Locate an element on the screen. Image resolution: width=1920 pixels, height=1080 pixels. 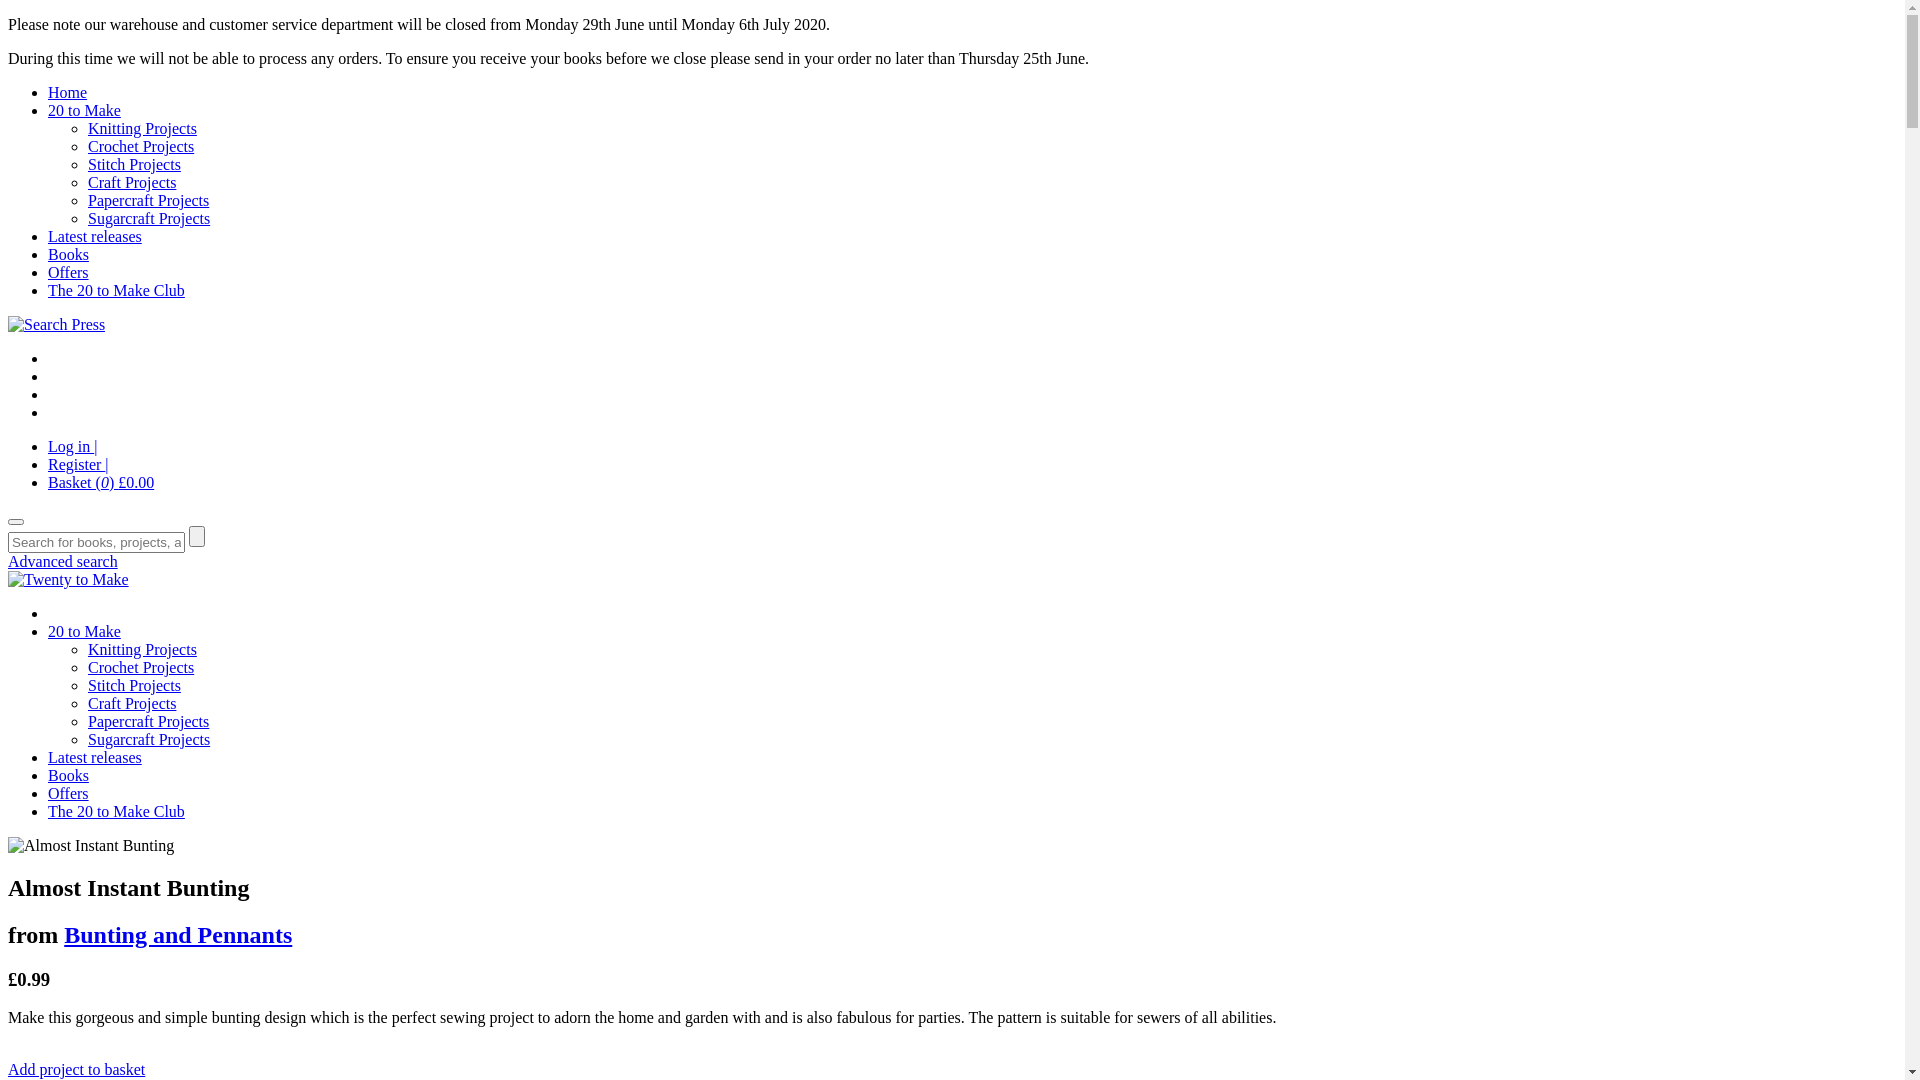
'Crochet Projects' is located at coordinates (139, 145).